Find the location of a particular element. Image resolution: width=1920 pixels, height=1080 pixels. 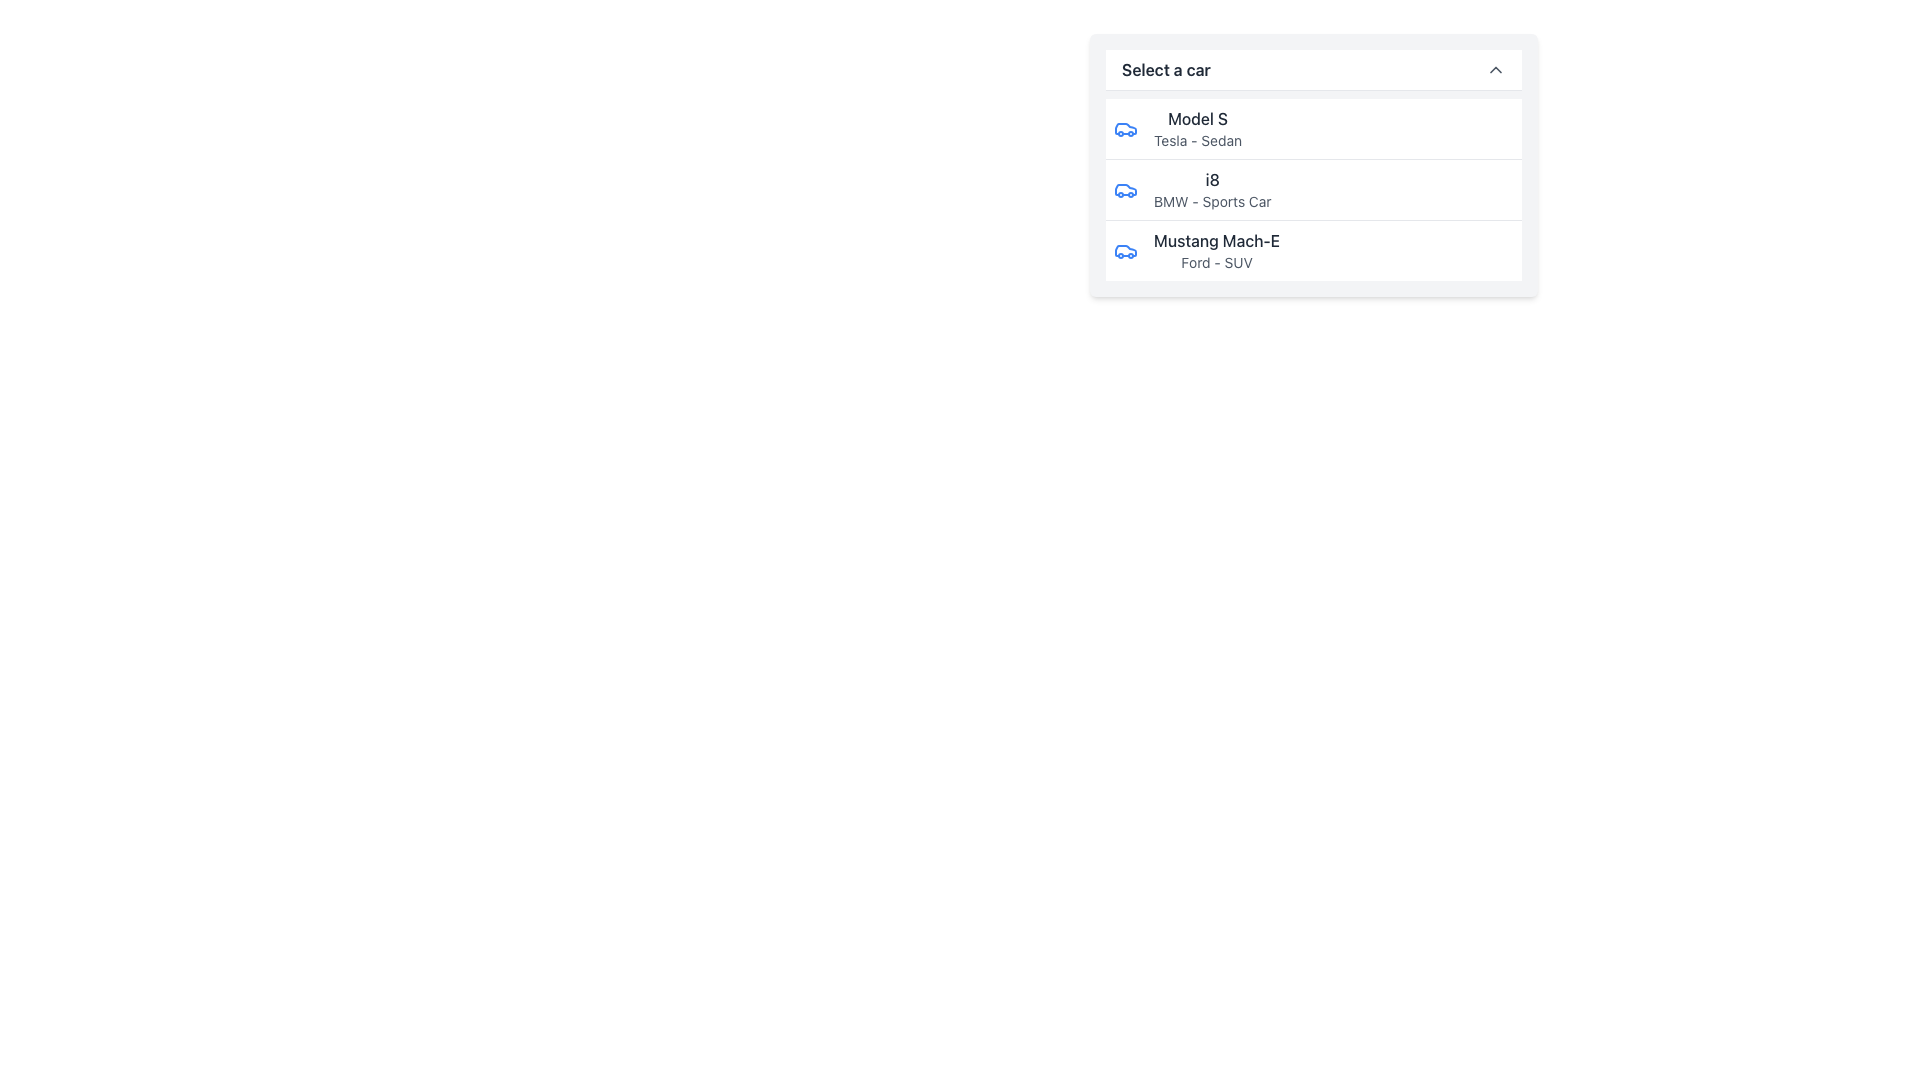

the text box labeled 'i8' which is the second item in the dropdown menu of car options is located at coordinates (1211, 189).